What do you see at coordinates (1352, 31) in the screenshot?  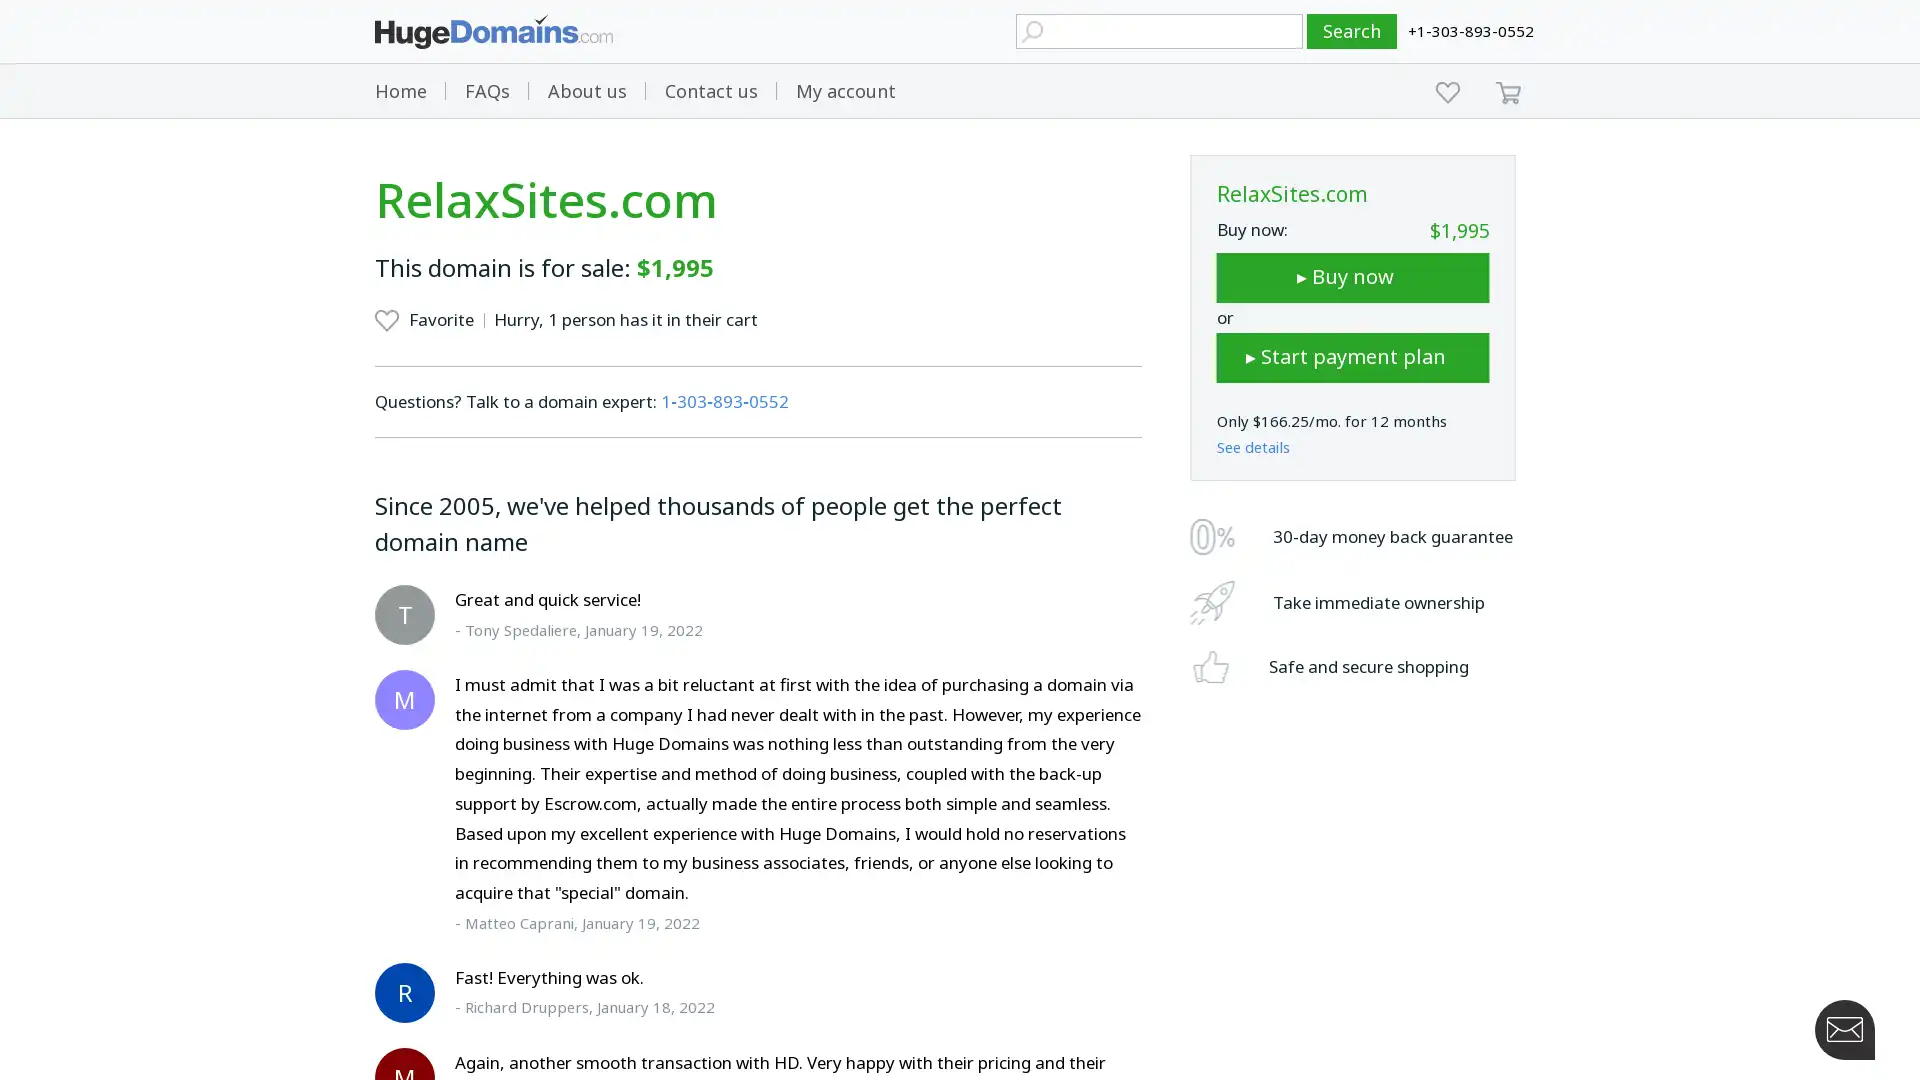 I see `Search` at bounding box center [1352, 31].